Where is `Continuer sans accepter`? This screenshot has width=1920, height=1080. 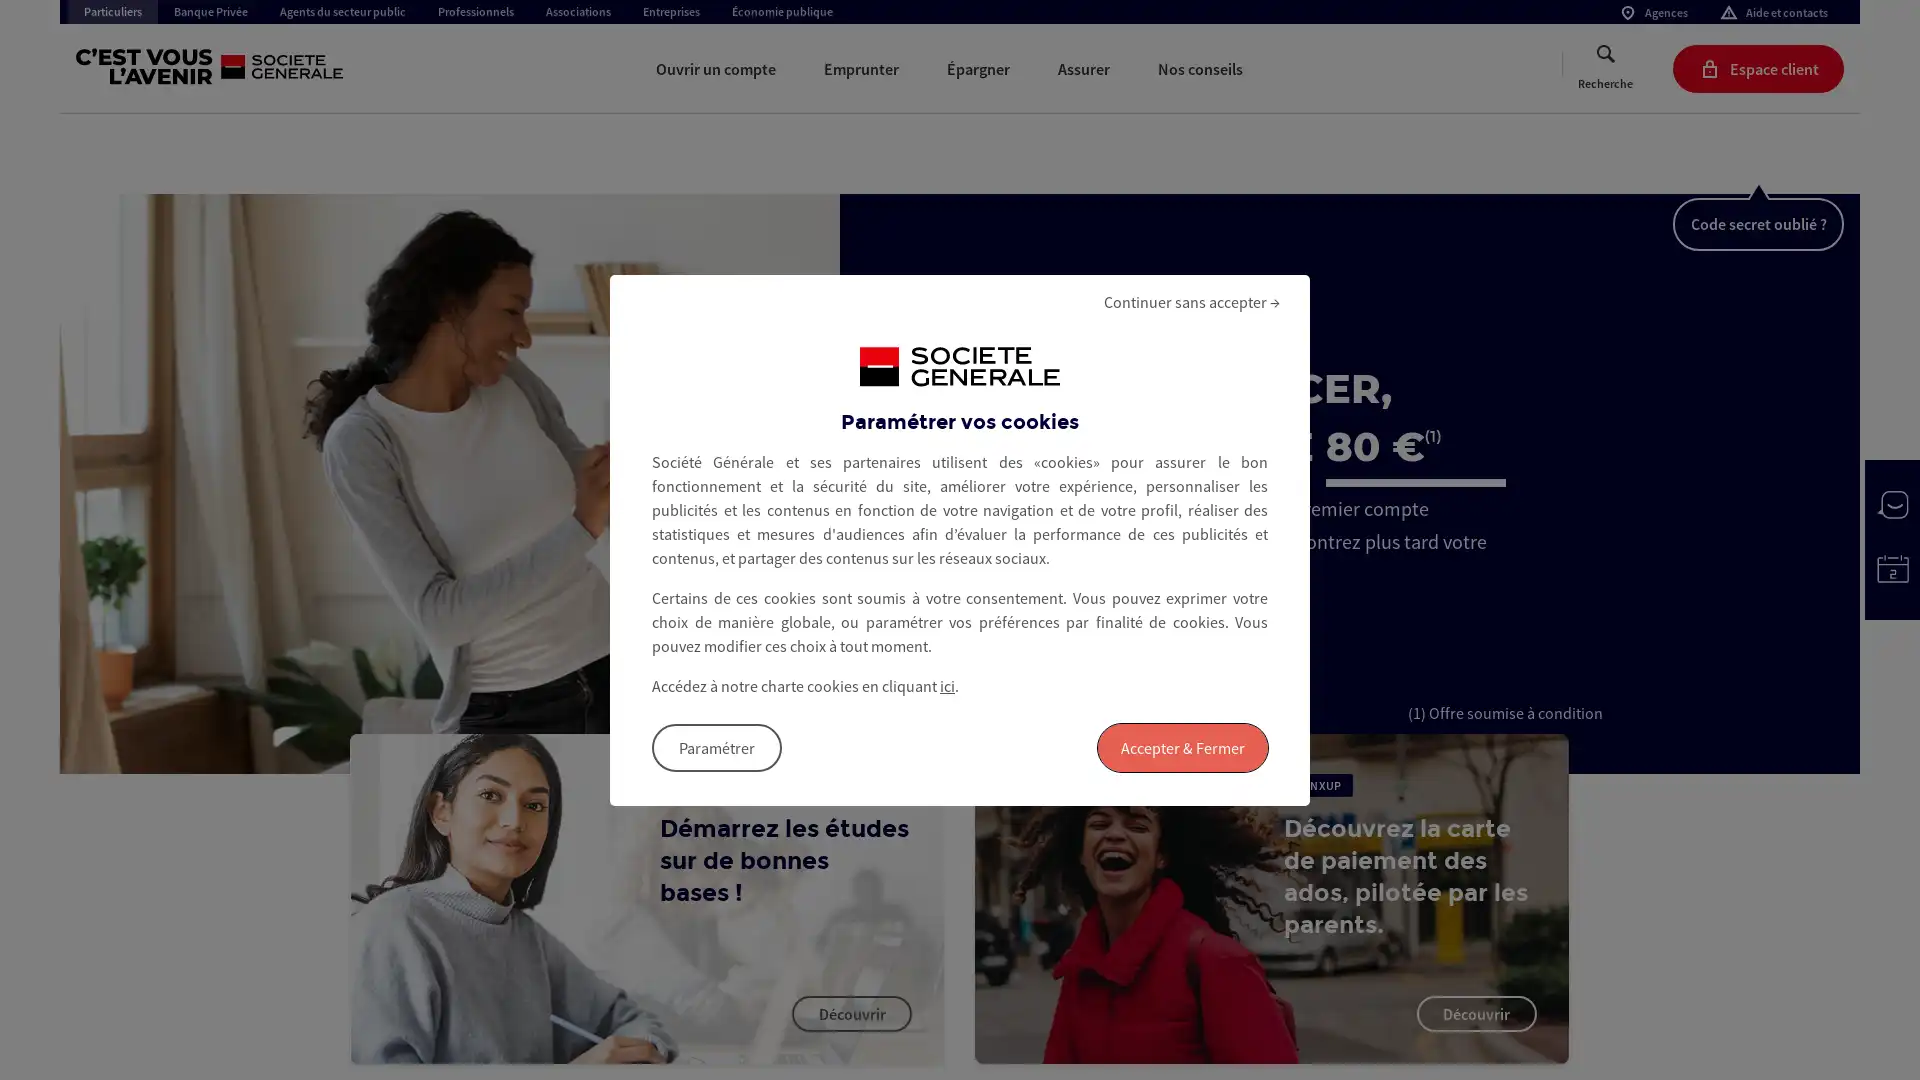
Continuer sans accepter is located at coordinates (1191, 300).